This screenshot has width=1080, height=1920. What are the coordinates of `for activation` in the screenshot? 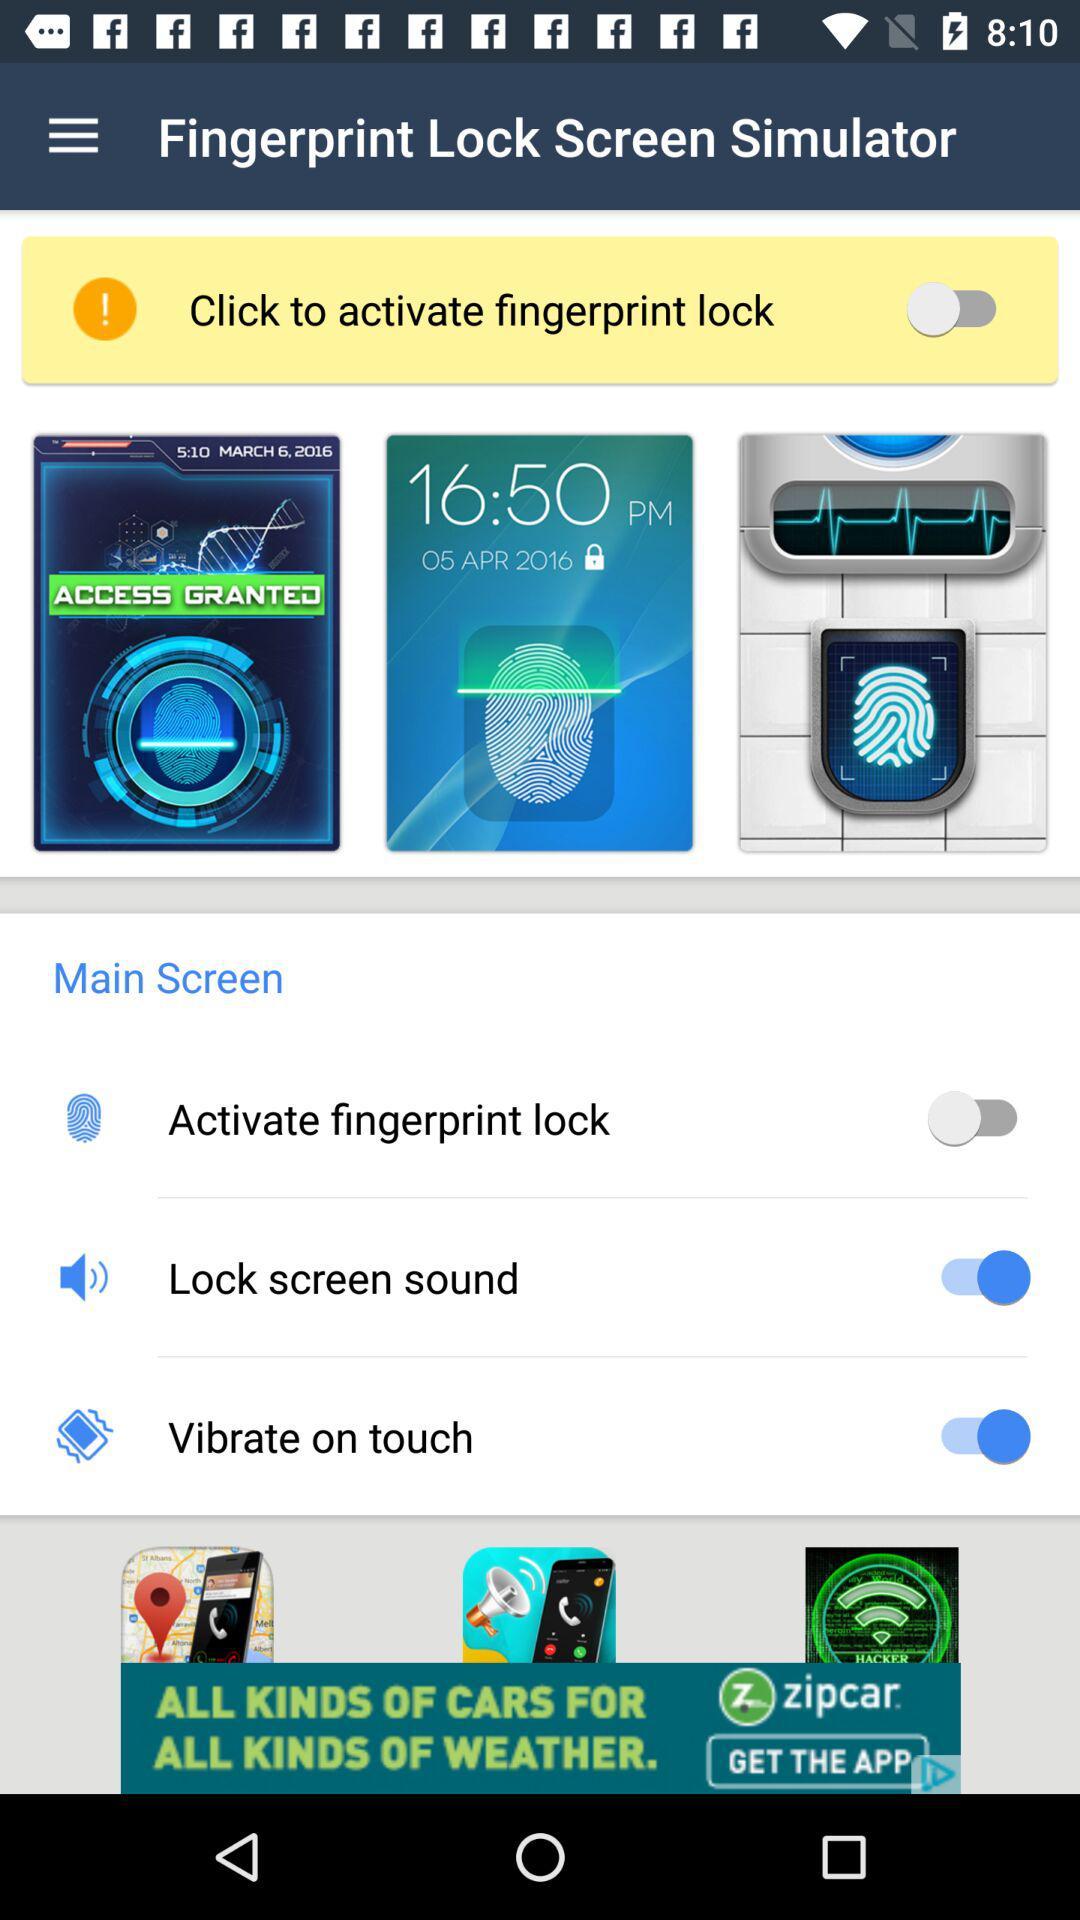 It's located at (186, 643).